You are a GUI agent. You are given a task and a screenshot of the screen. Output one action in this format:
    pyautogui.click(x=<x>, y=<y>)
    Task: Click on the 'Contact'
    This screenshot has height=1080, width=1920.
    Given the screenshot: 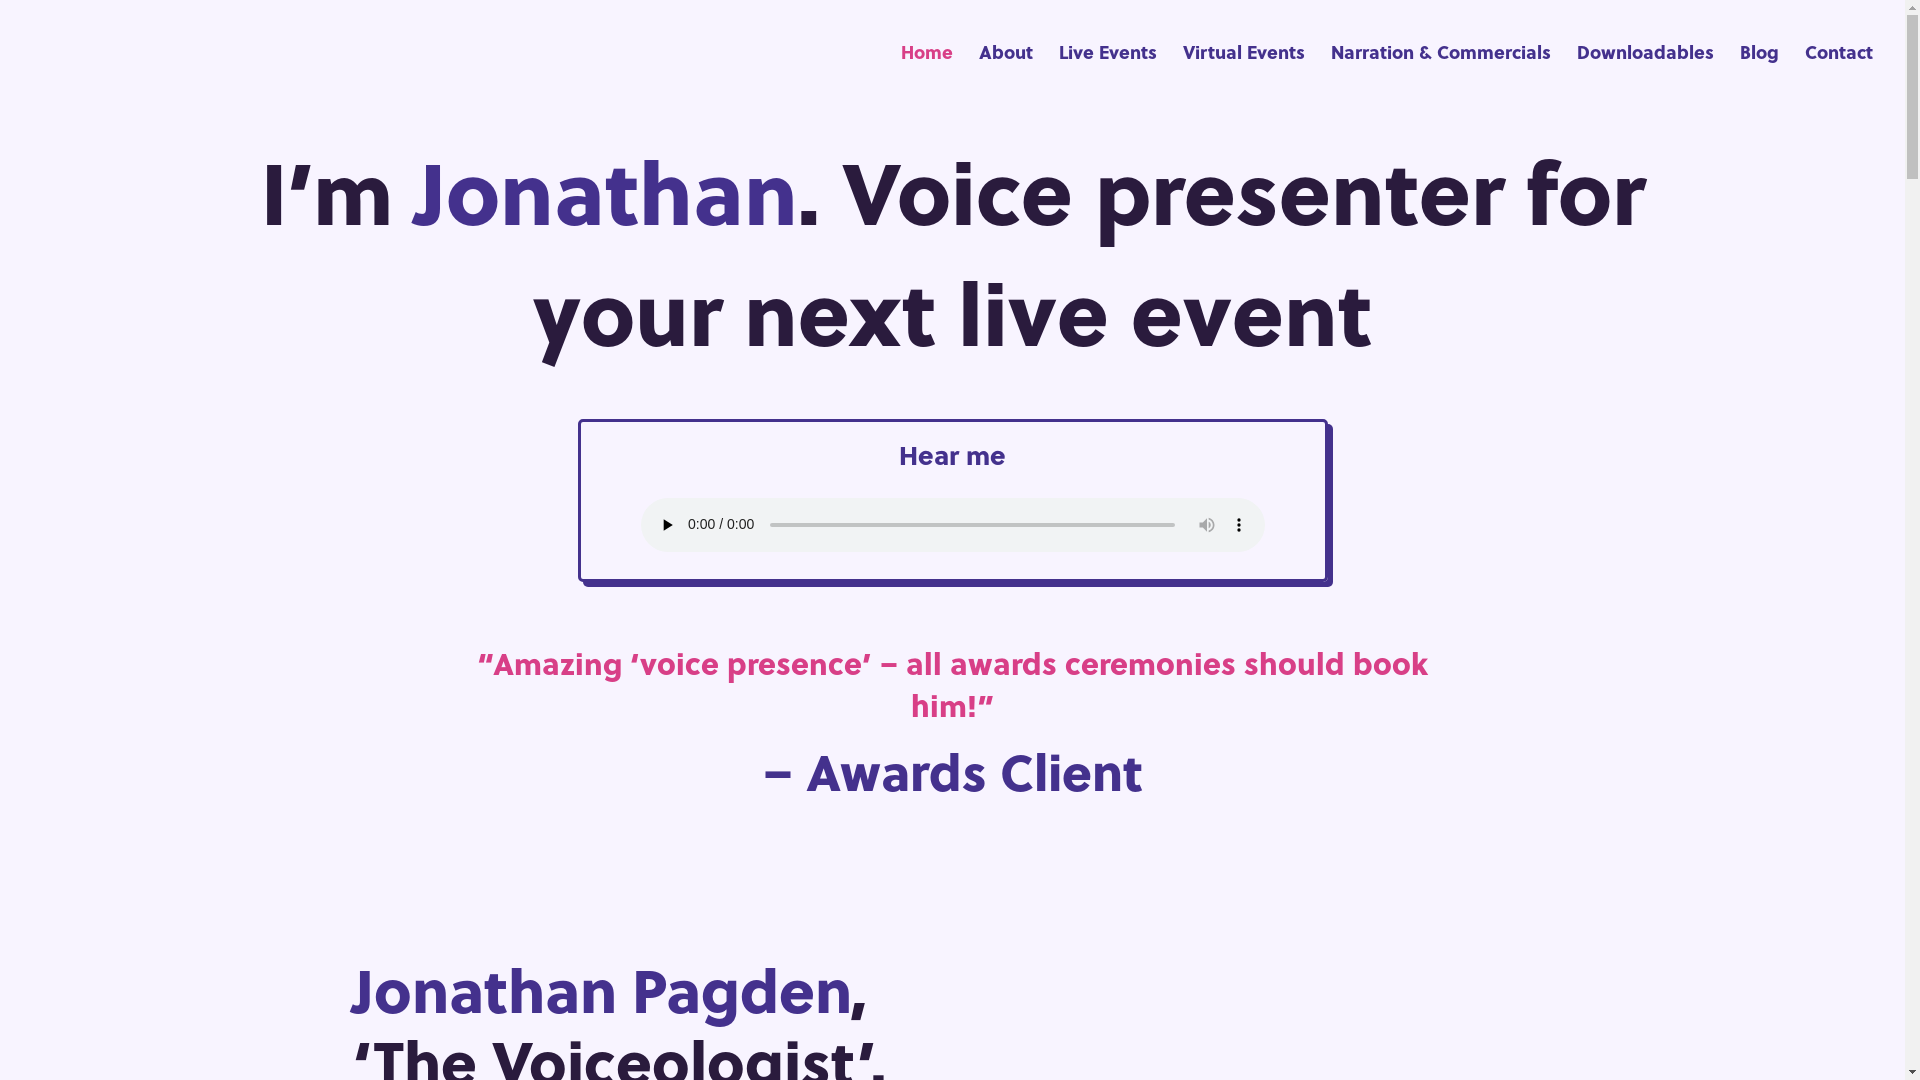 What is the action you would take?
    pyautogui.click(x=1838, y=73)
    